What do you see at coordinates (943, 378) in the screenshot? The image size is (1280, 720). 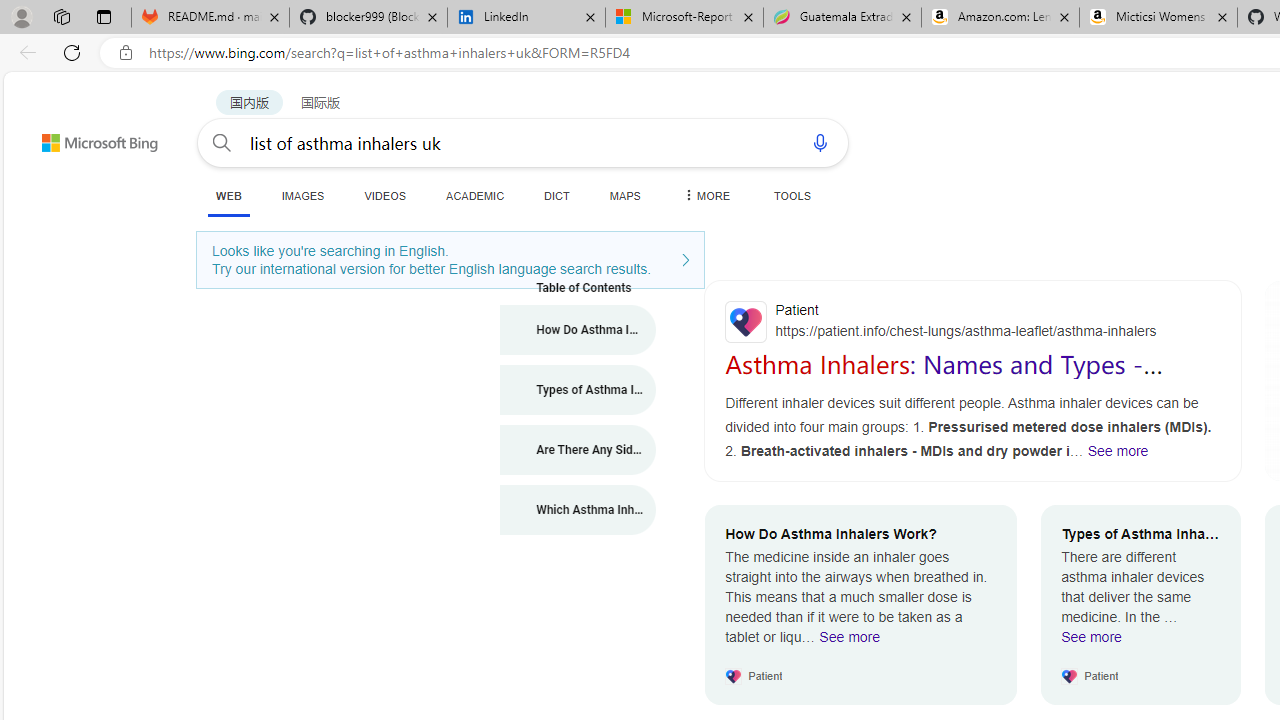 I see `'Asthma Inhalers: Names and Types - Patient'` at bounding box center [943, 378].